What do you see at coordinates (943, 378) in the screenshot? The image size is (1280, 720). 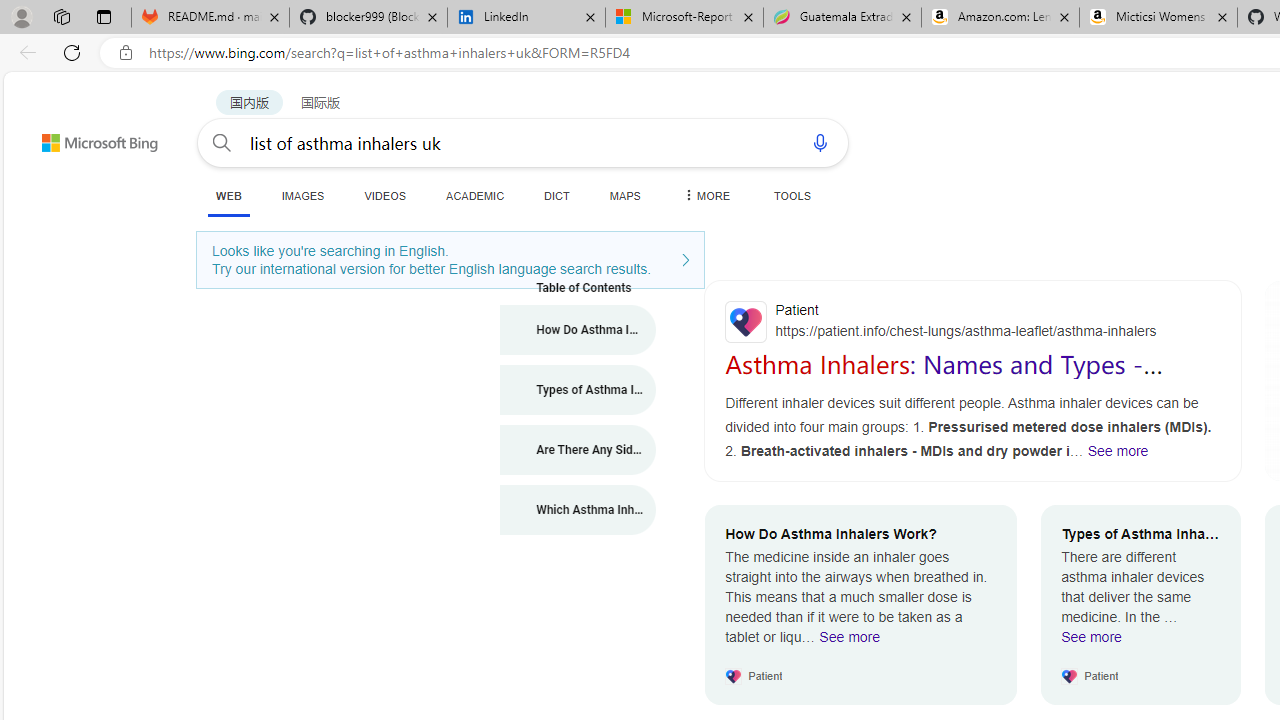 I see `'Asthma Inhalers: Names and Types - Patient'` at bounding box center [943, 378].